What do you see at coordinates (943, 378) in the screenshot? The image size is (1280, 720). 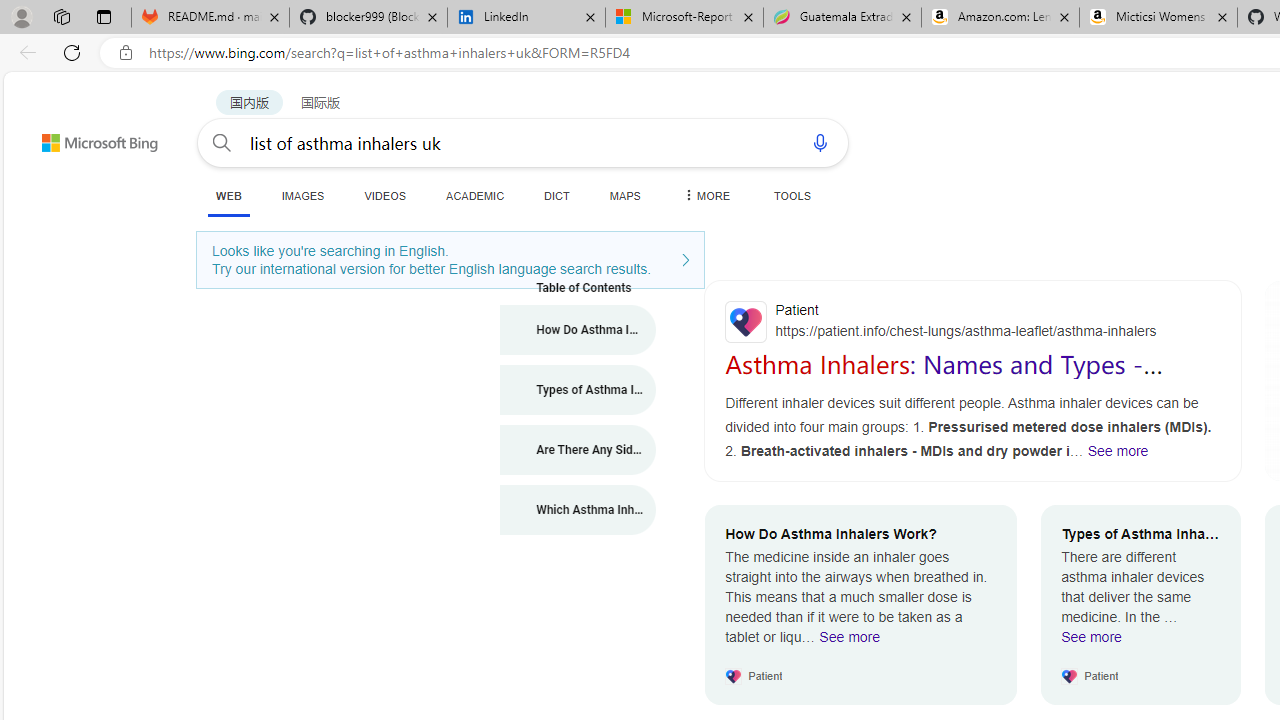 I see `'Asthma Inhalers: Names and Types - Patient'` at bounding box center [943, 378].